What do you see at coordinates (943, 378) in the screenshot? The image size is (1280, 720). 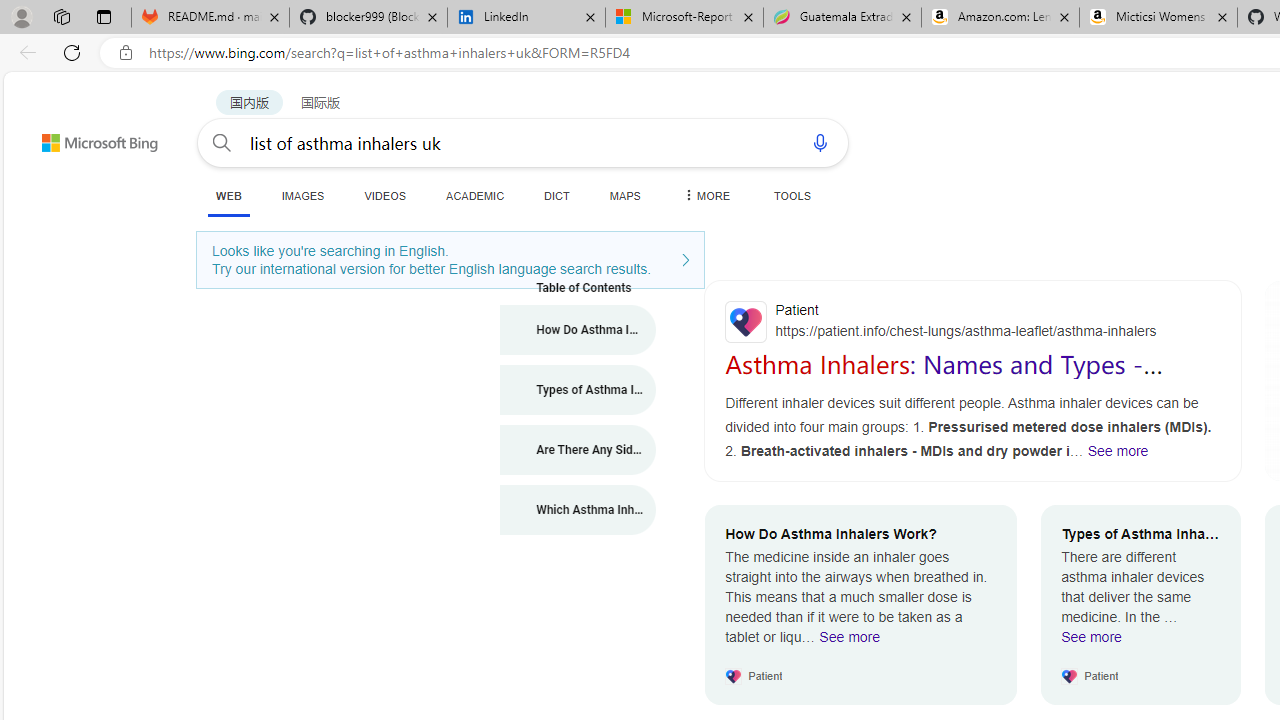 I see `'Asthma Inhalers: Names and Types - Patient'` at bounding box center [943, 378].